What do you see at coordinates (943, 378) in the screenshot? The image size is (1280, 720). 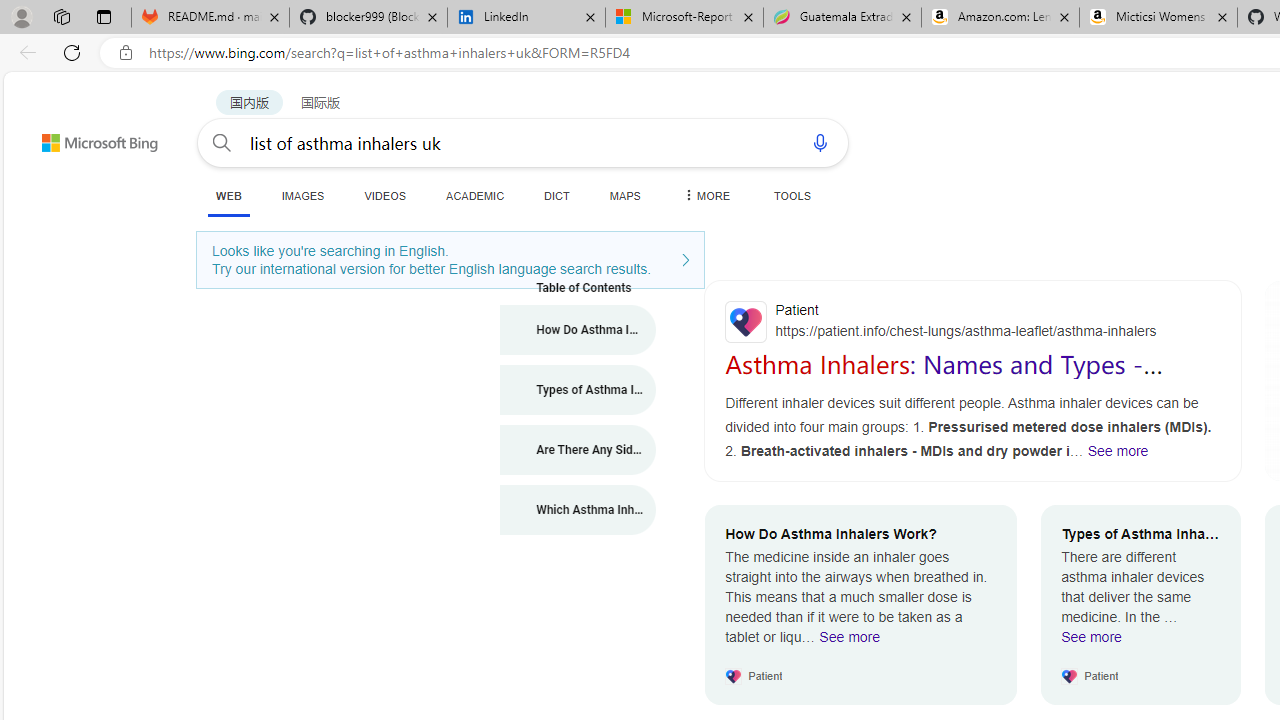 I see `'Asthma Inhalers: Names and Types - Patient'` at bounding box center [943, 378].